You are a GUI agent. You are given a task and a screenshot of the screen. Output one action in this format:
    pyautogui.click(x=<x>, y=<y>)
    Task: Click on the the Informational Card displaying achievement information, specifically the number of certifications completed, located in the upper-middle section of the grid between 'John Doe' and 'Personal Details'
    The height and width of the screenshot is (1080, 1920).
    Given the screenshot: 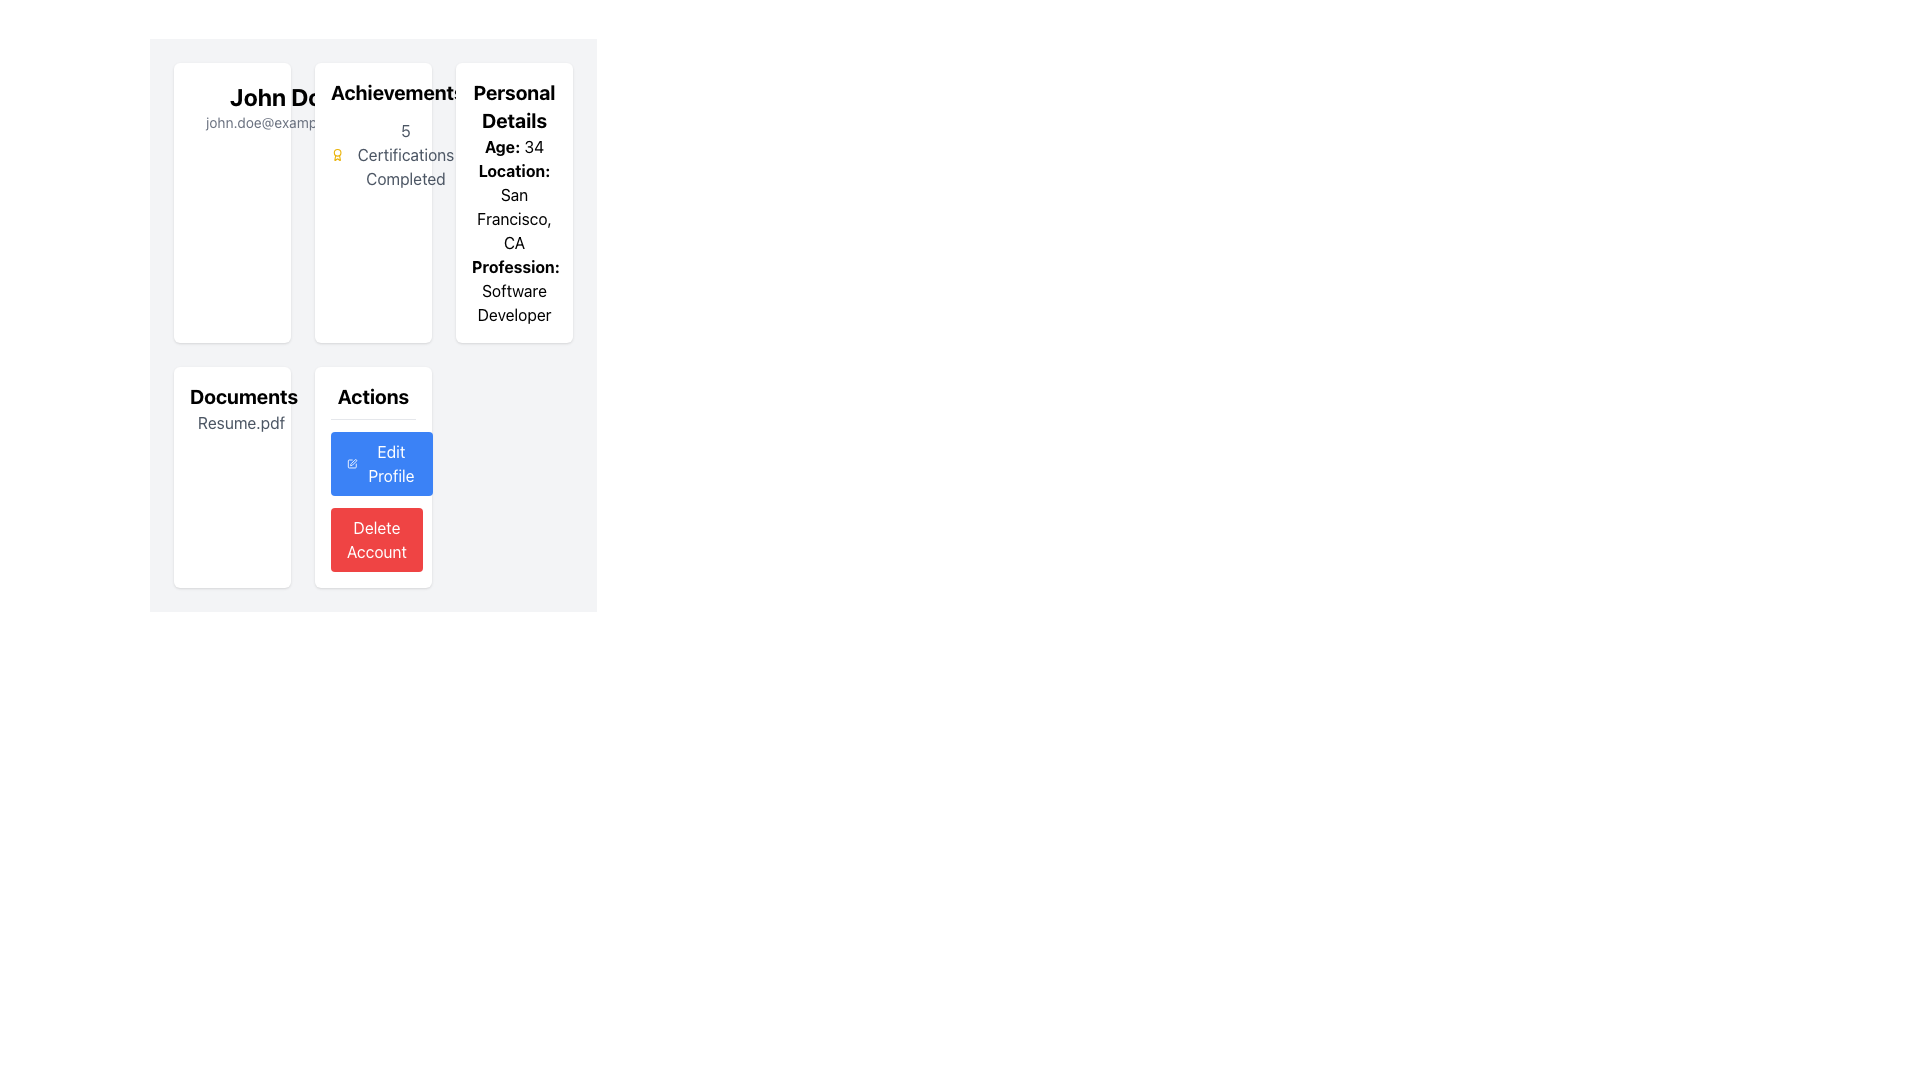 What is the action you would take?
    pyautogui.click(x=373, y=203)
    